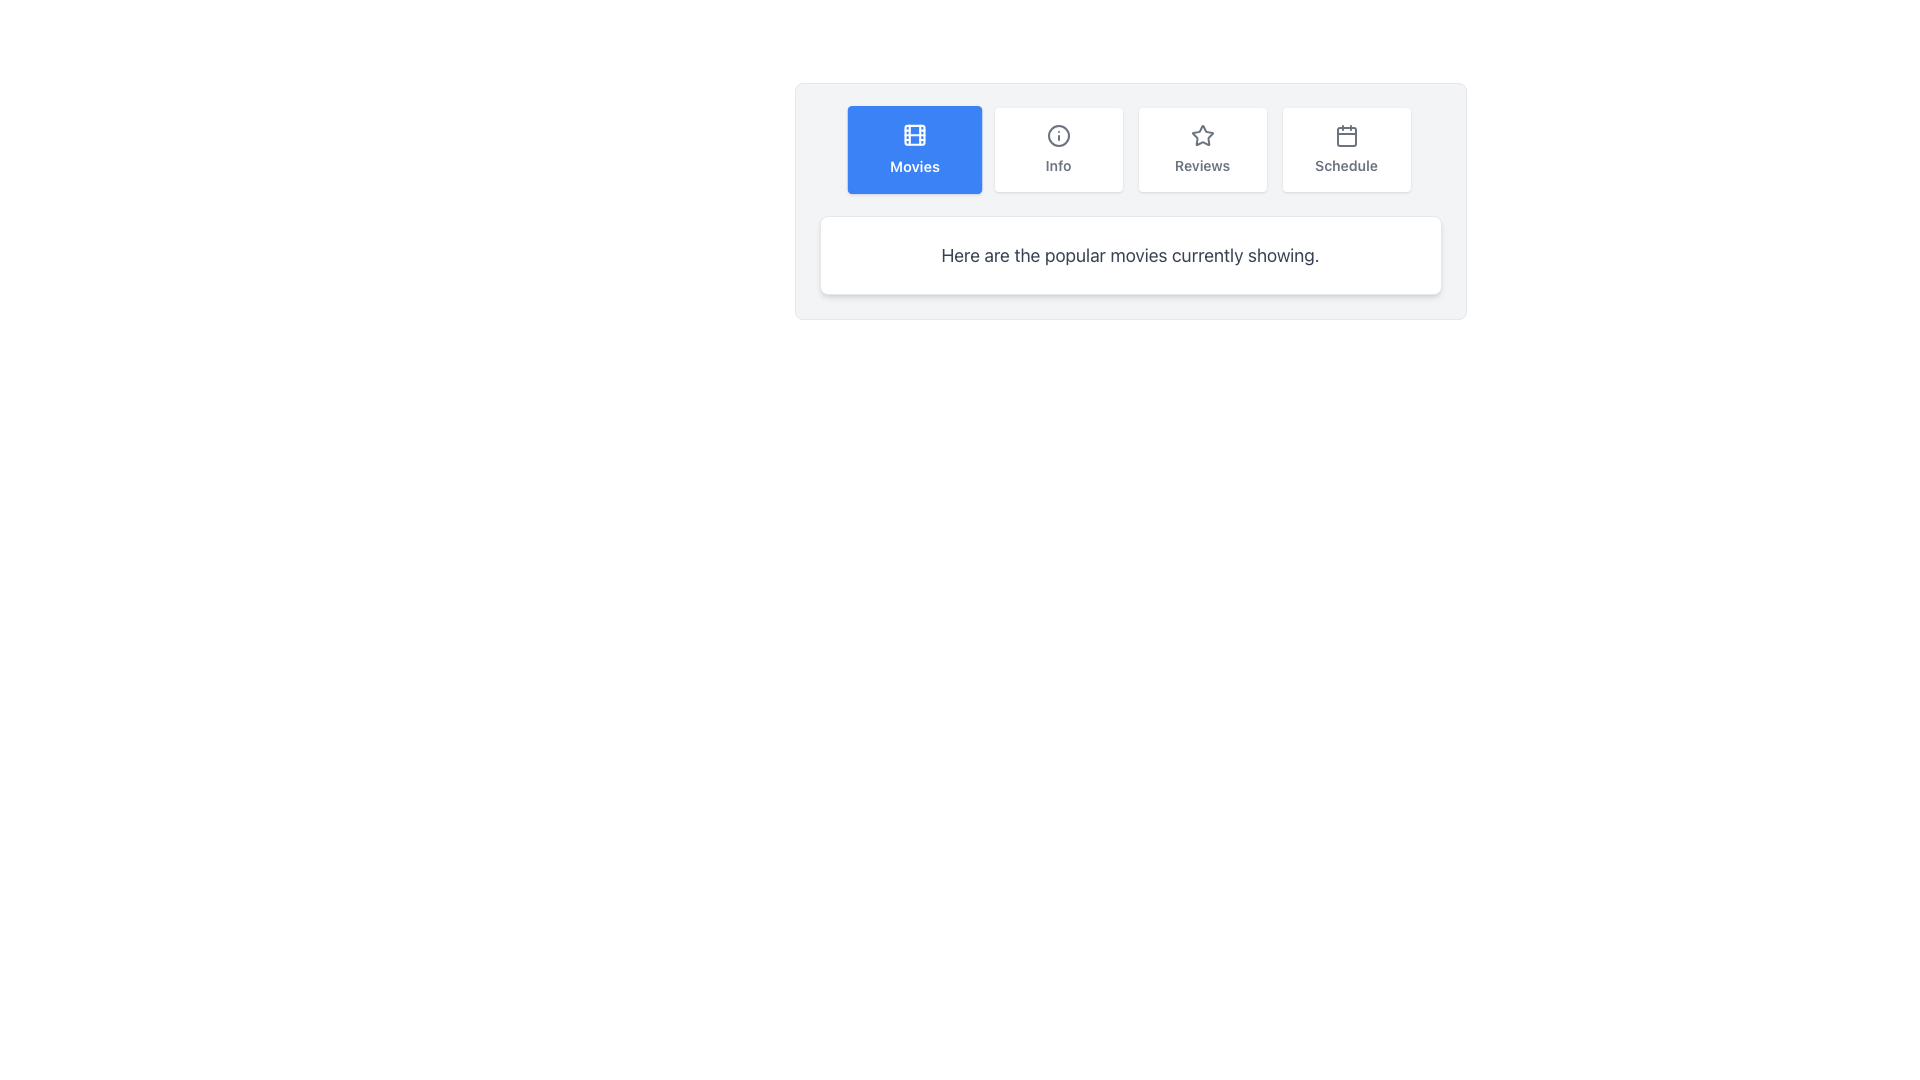 Image resolution: width=1920 pixels, height=1080 pixels. I want to click on the navigation tab in the navigation bar to switch to its associated section, so click(1130, 149).